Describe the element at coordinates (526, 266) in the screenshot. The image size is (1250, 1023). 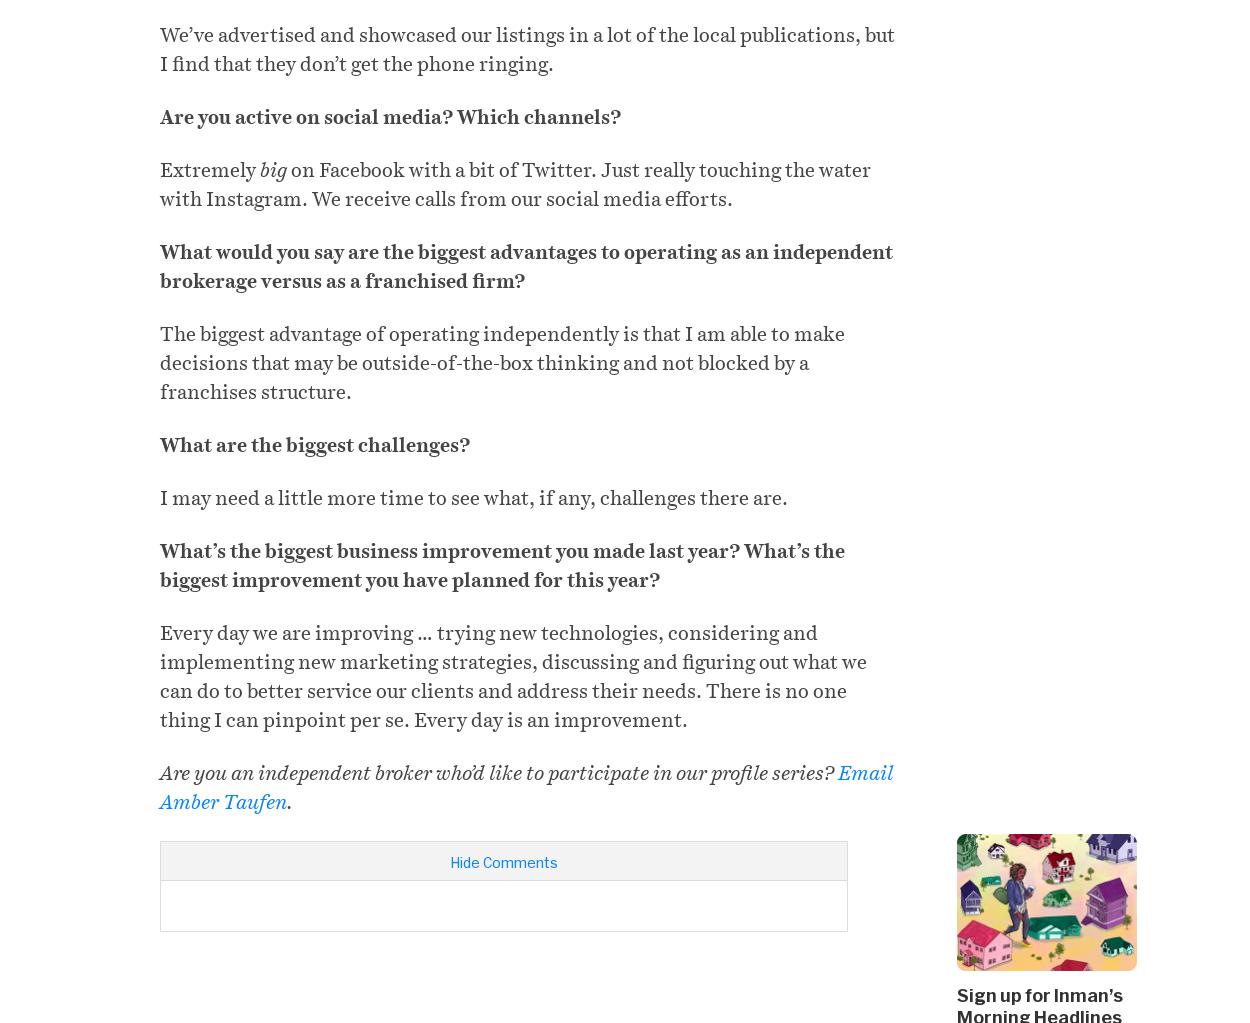
I see `'What would you say are the biggest advantages to operating as an independent brokerage versus as a franchised firm?'` at that location.